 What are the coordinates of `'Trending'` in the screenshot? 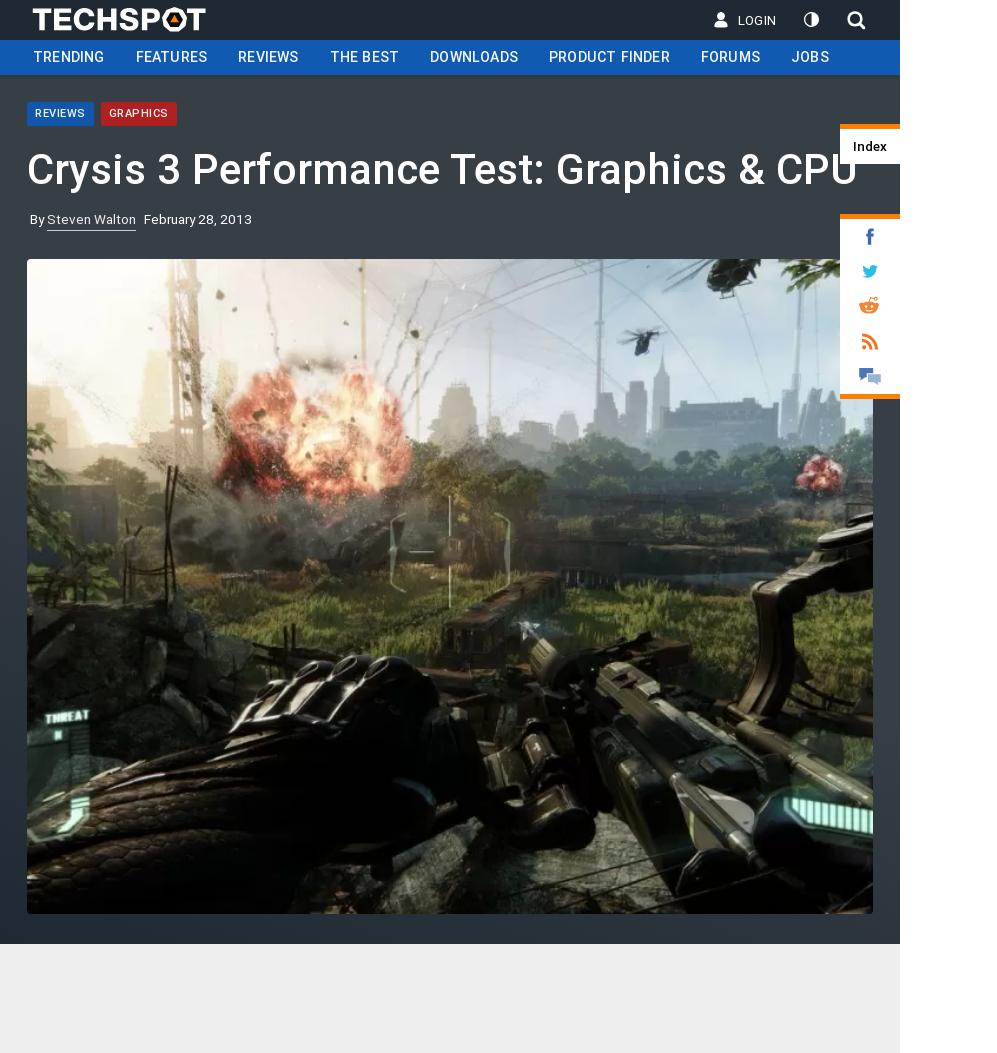 It's located at (33, 55).